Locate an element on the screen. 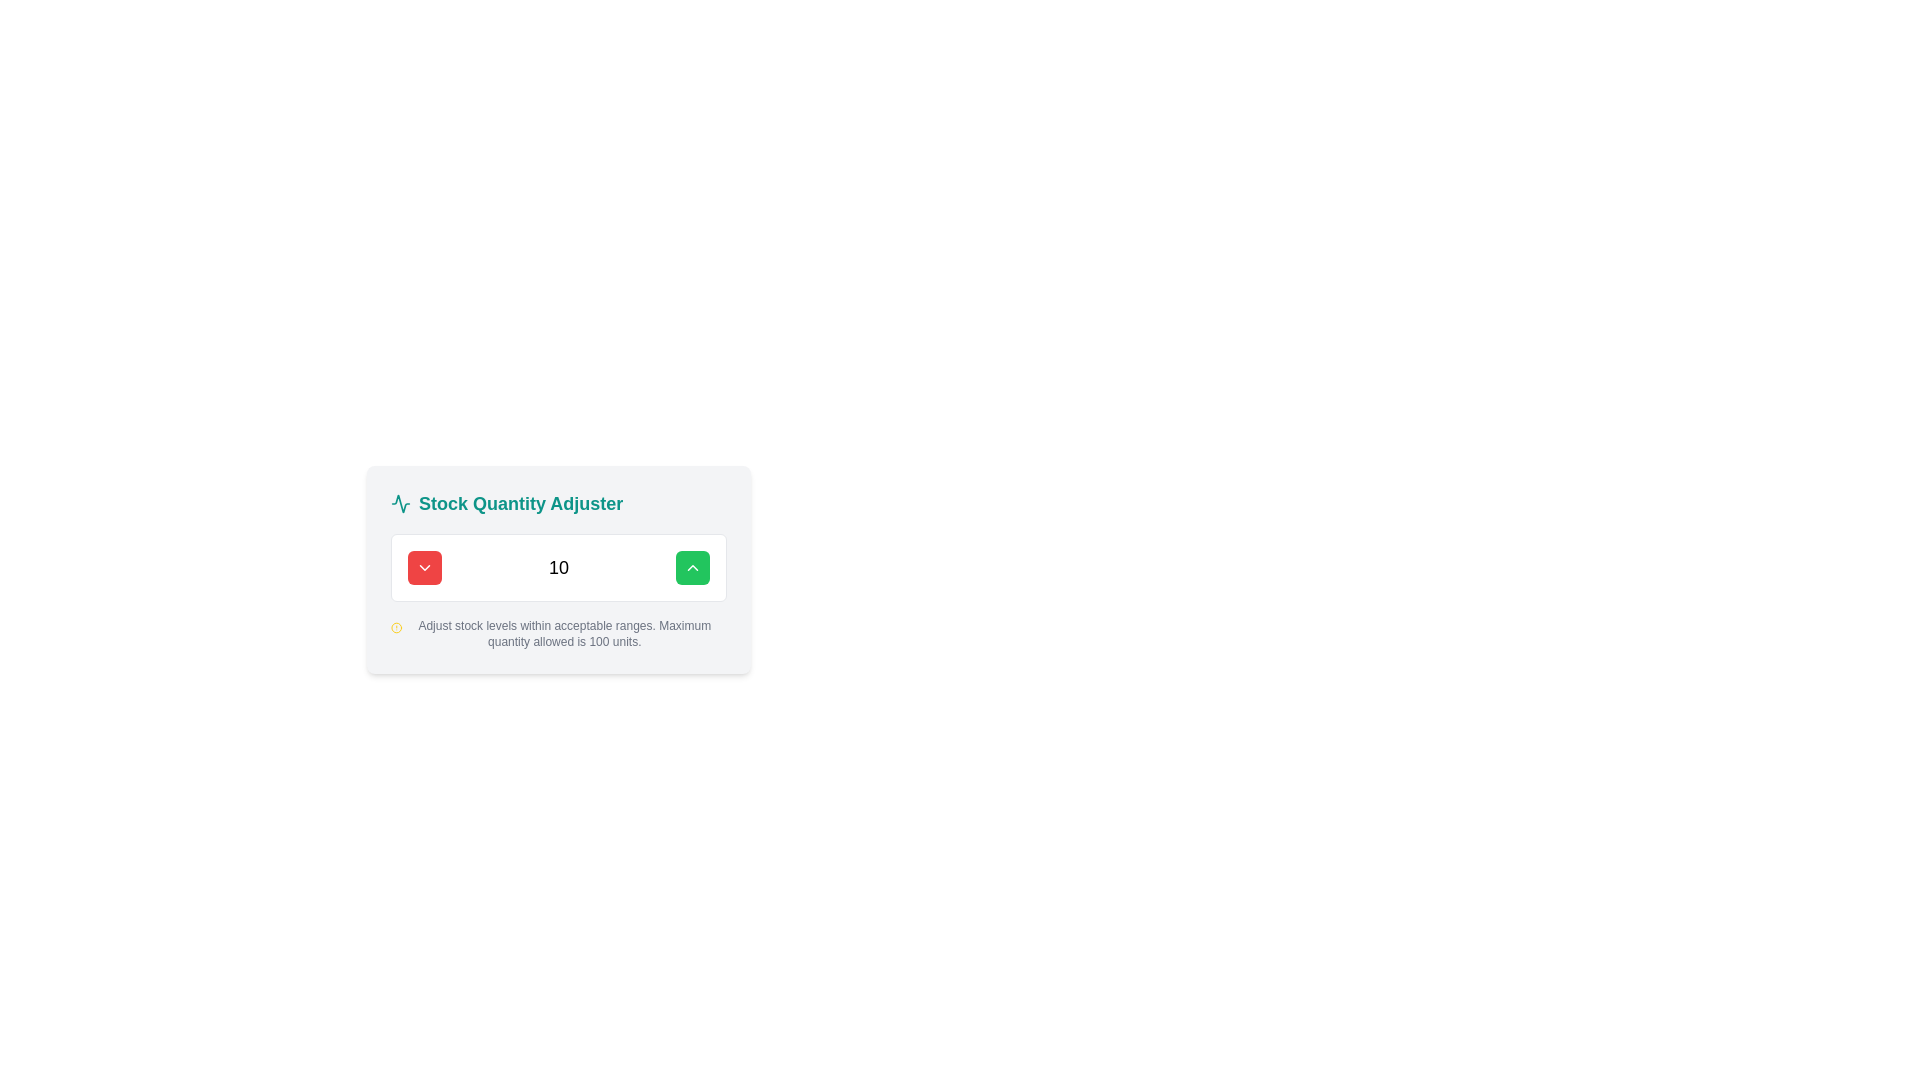  yellow warning icon featuring a circular outline with an alert exclamation mark, positioned to the far left of the informational text in the 'Stock Quantity Adjuster' interface is located at coordinates (396, 627).